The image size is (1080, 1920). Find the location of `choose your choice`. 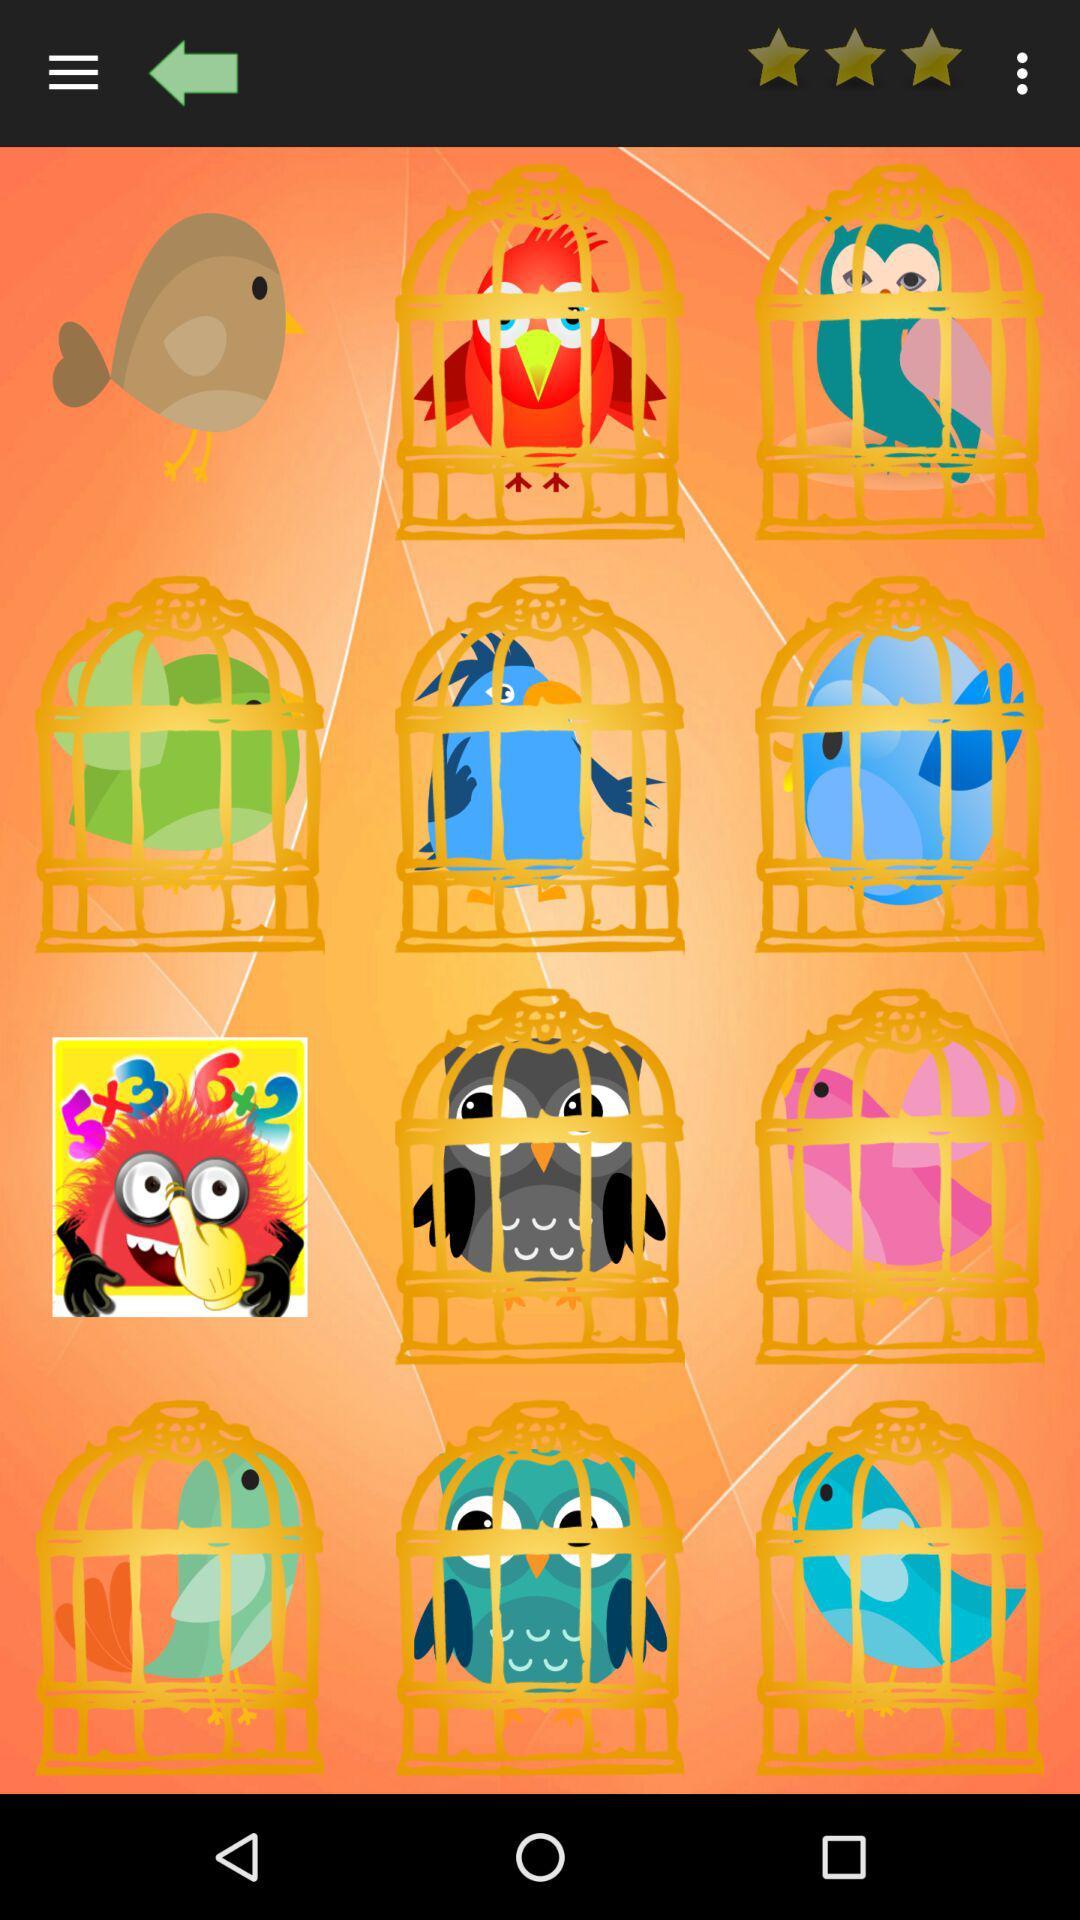

choose your choice is located at coordinates (540, 763).